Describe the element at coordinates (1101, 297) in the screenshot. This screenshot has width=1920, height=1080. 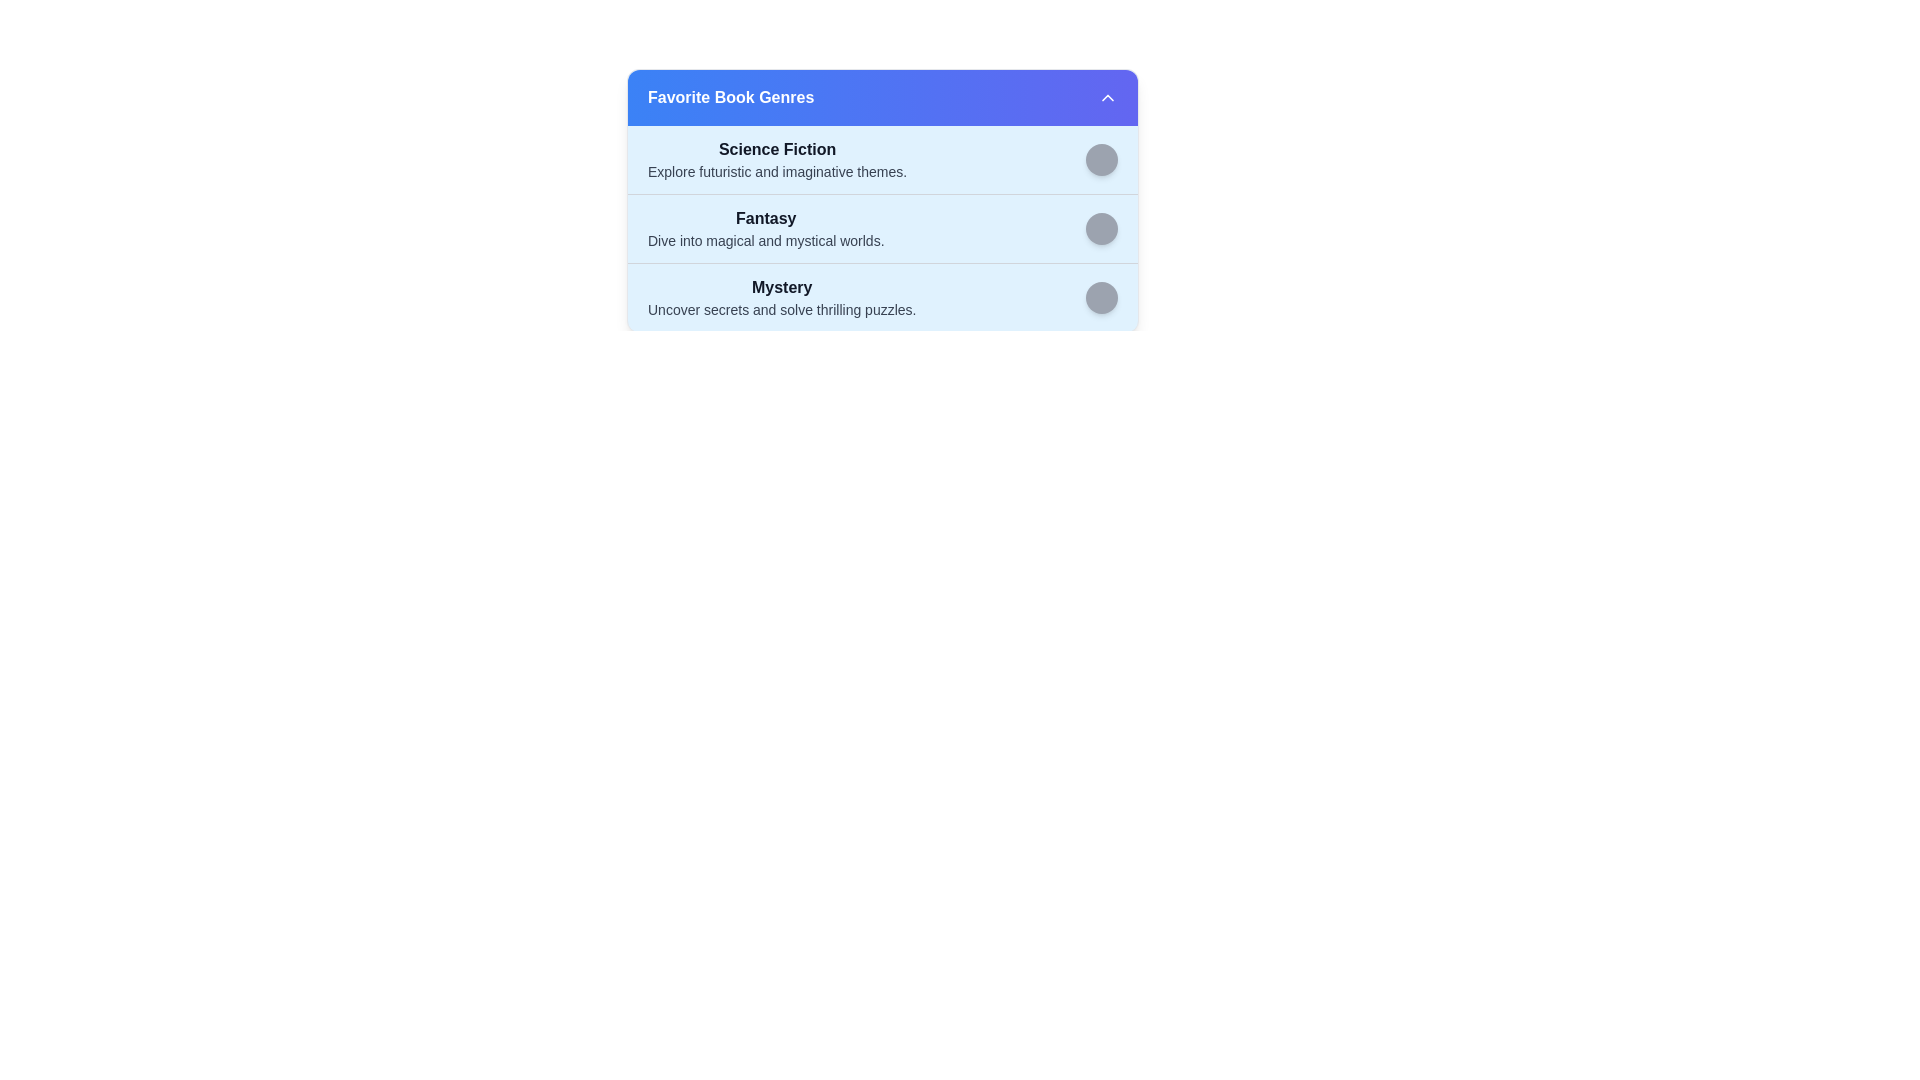
I see `the circular button located at the far right of the third row labeled 'Mystery'` at that location.